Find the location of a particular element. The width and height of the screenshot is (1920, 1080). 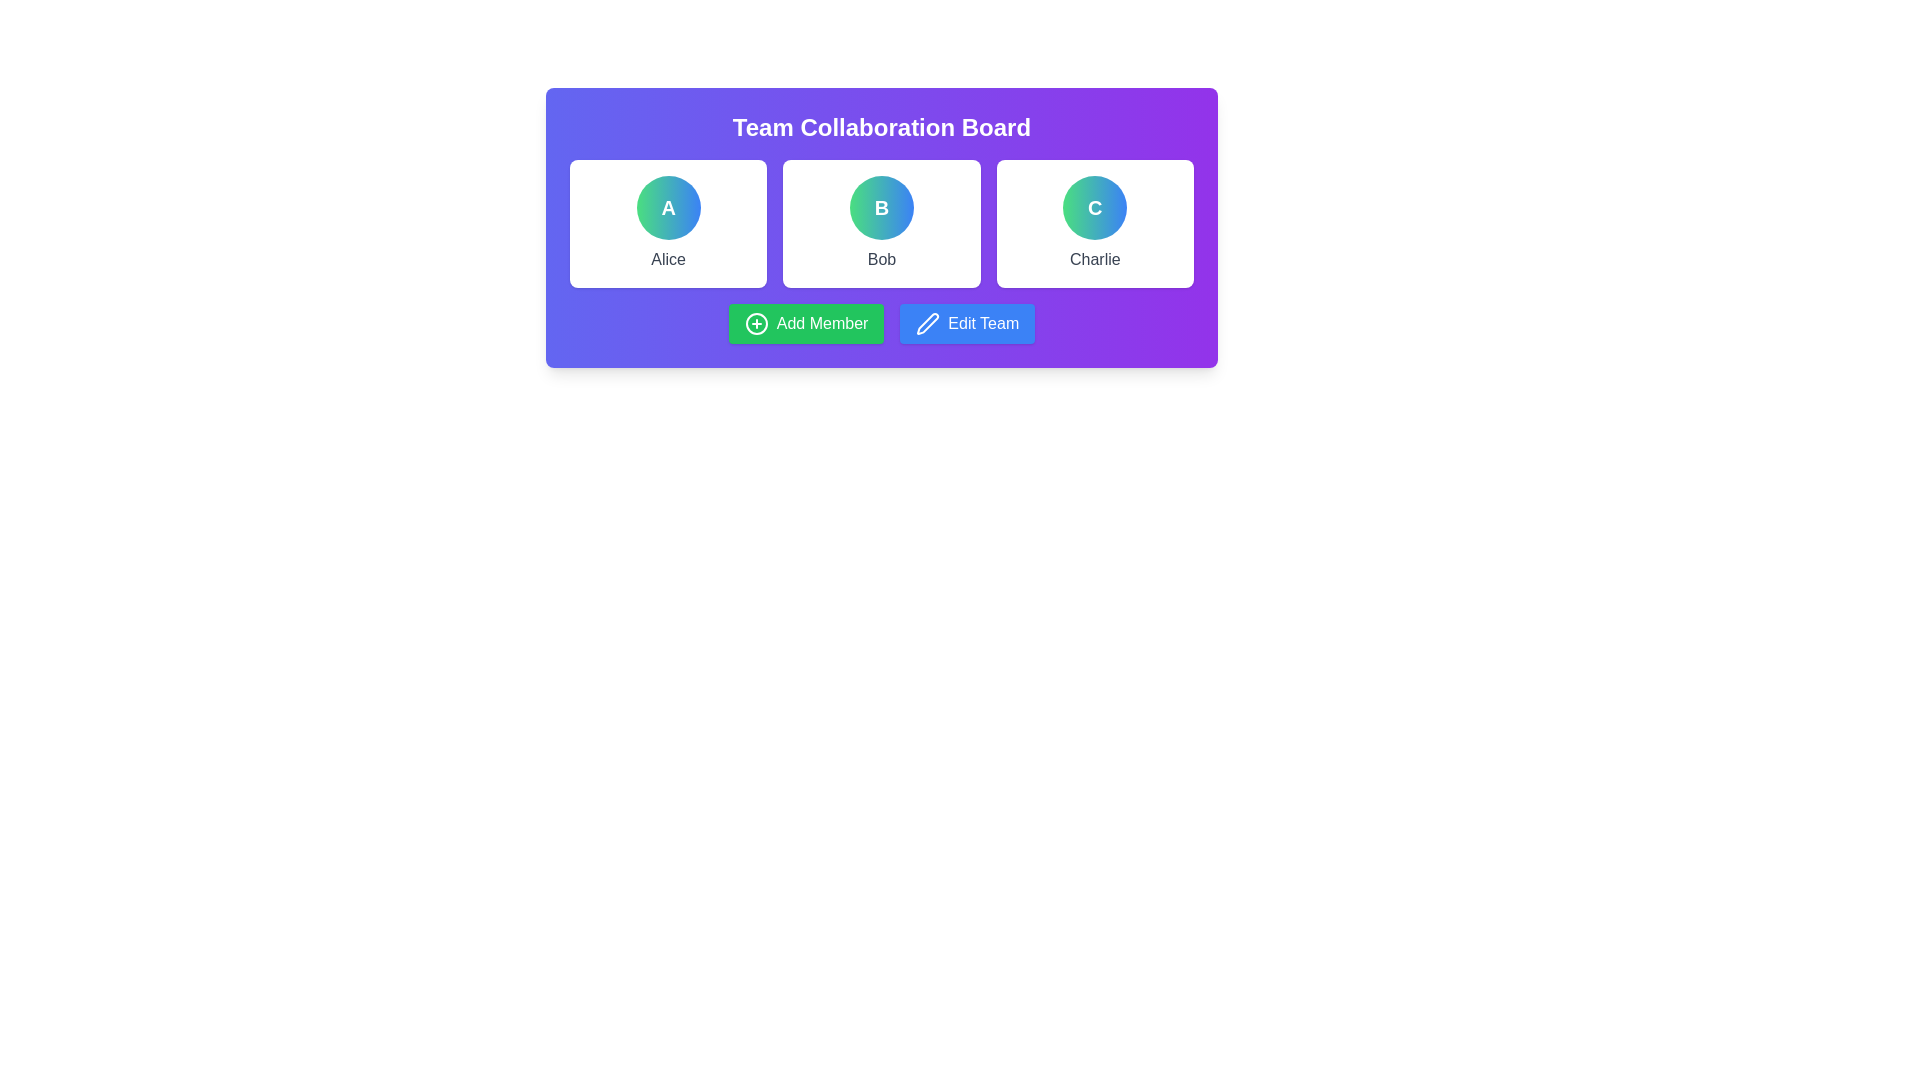

the edit icon within the 'Edit Team' button is located at coordinates (927, 323).